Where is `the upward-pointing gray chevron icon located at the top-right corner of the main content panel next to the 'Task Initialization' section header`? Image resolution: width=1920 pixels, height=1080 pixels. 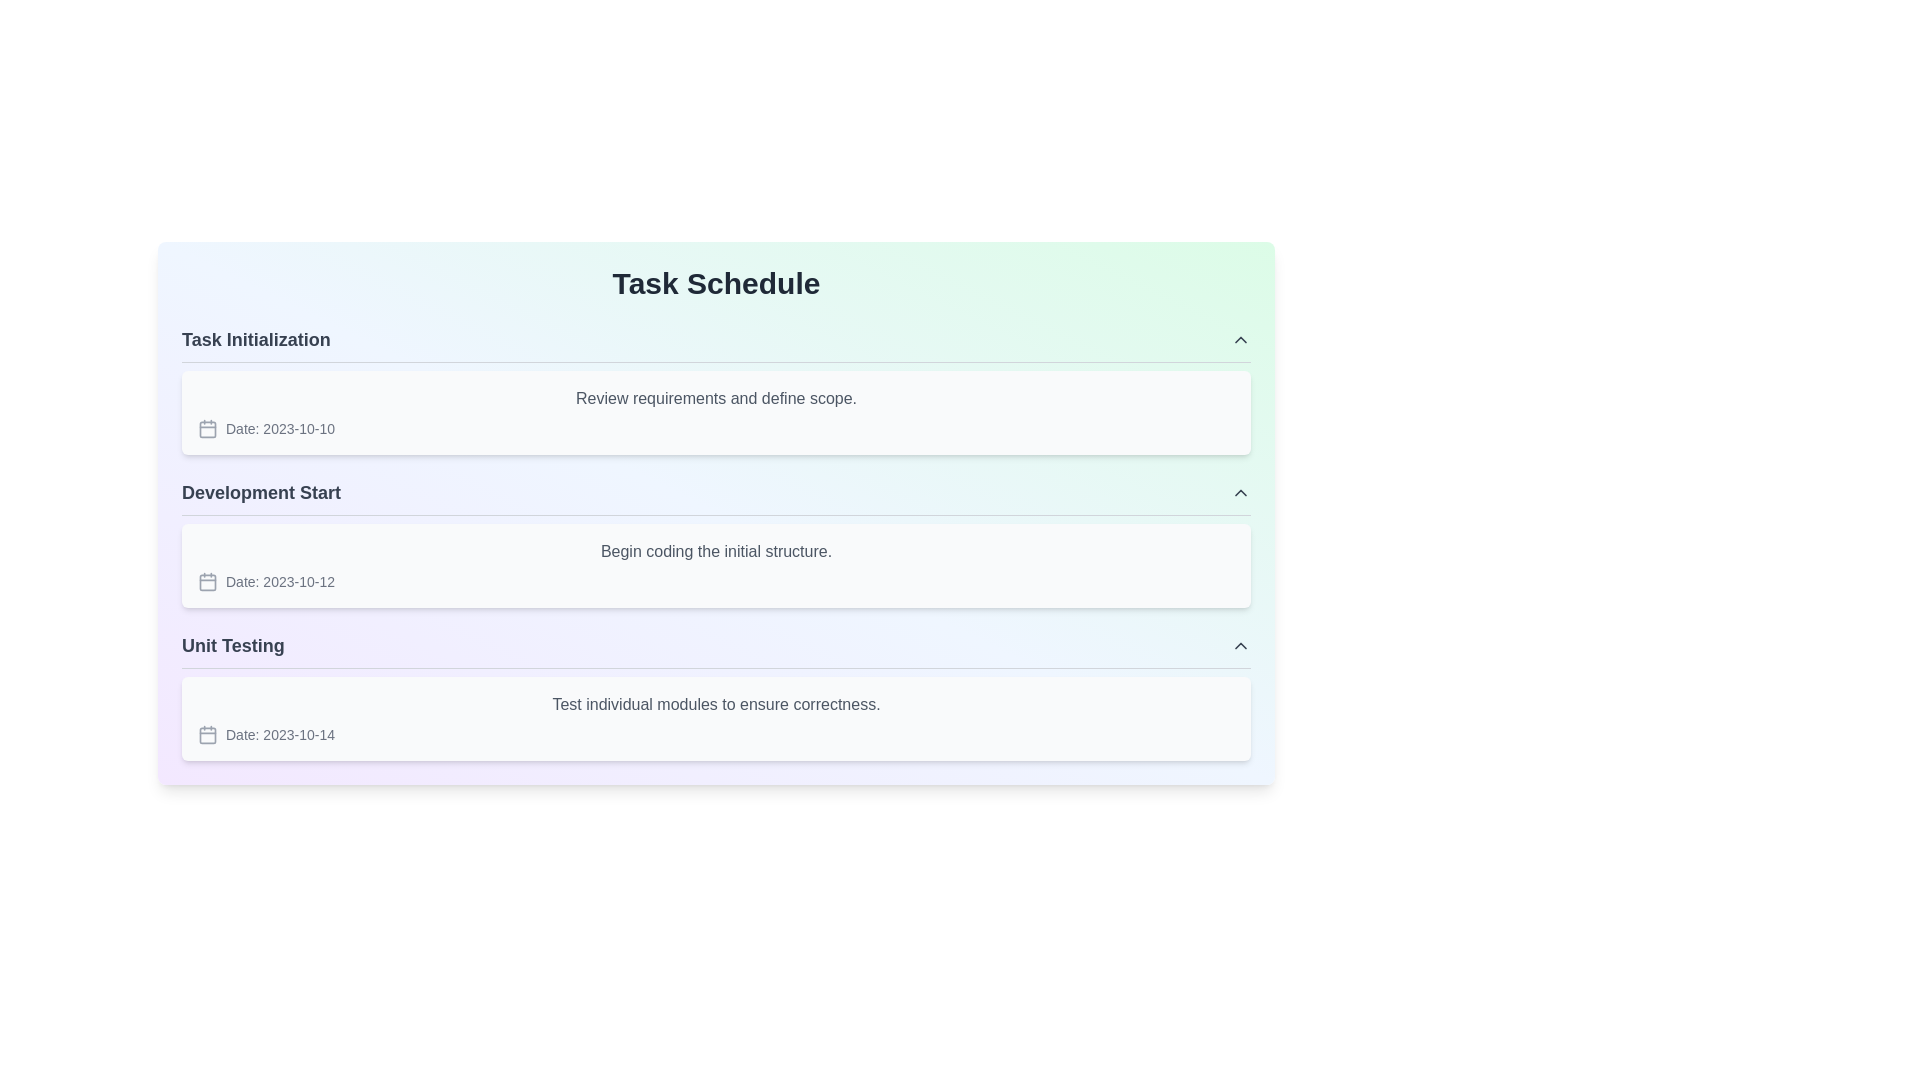
the upward-pointing gray chevron icon located at the top-right corner of the main content panel next to the 'Task Initialization' section header is located at coordinates (1240, 338).